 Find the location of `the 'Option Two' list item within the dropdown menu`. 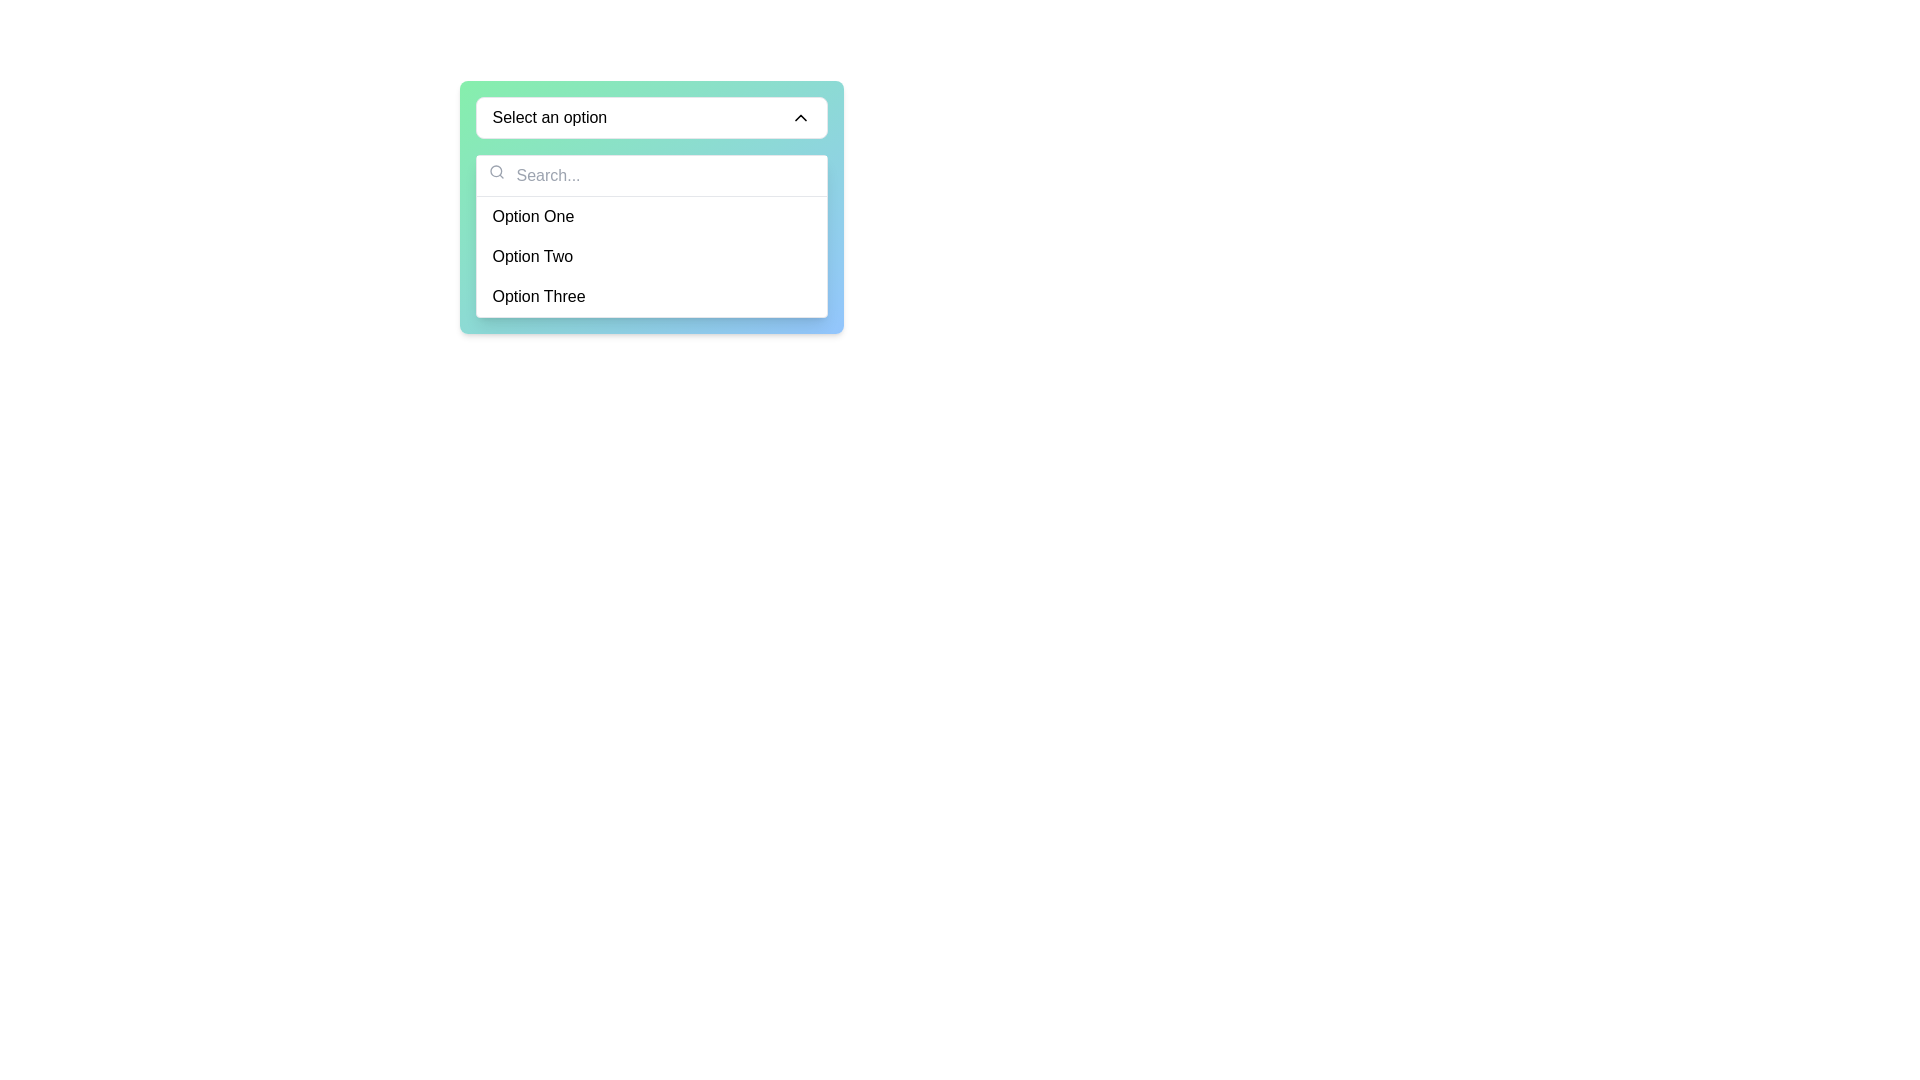

the 'Option Two' list item within the dropdown menu is located at coordinates (651, 256).